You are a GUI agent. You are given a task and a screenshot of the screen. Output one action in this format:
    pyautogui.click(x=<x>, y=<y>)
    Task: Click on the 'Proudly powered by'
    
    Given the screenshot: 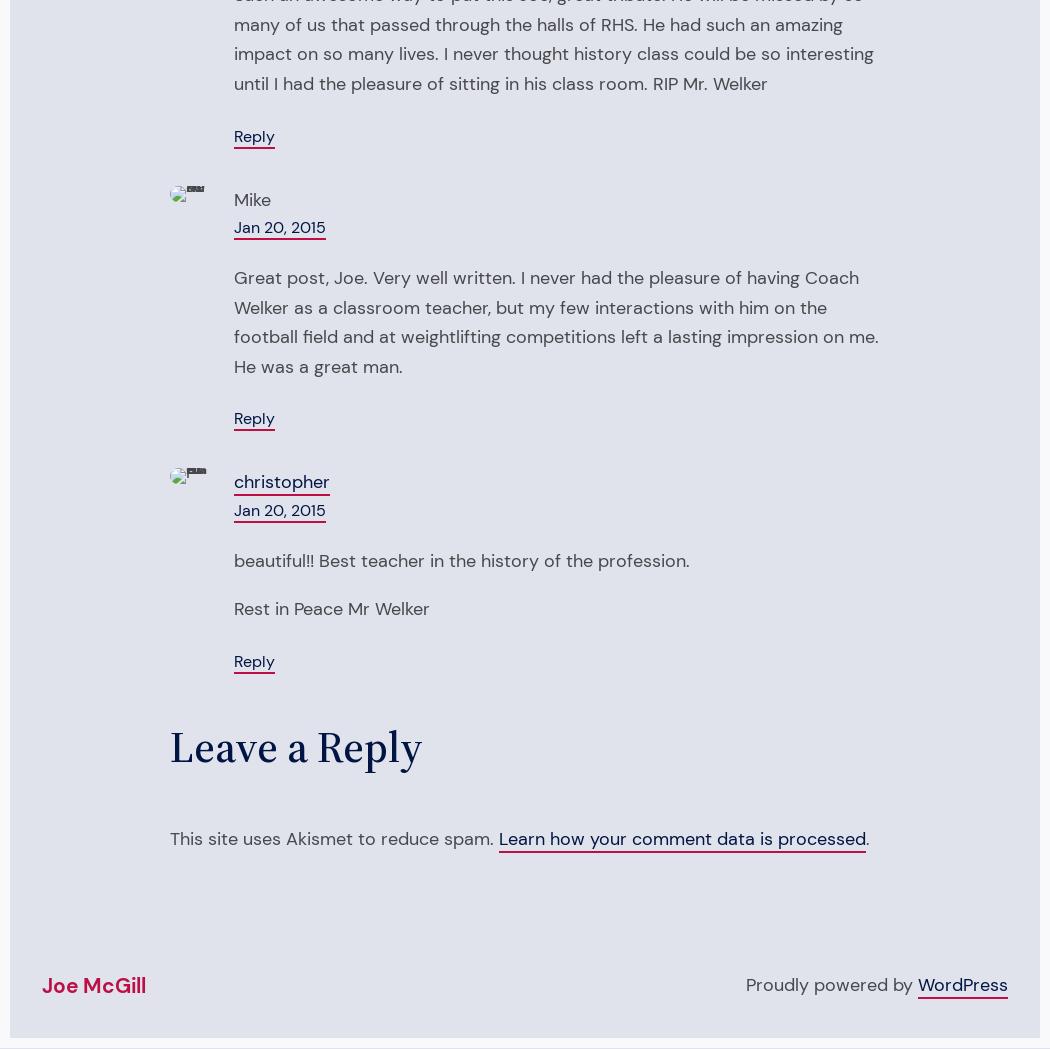 What is the action you would take?
    pyautogui.click(x=832, y=984)
    